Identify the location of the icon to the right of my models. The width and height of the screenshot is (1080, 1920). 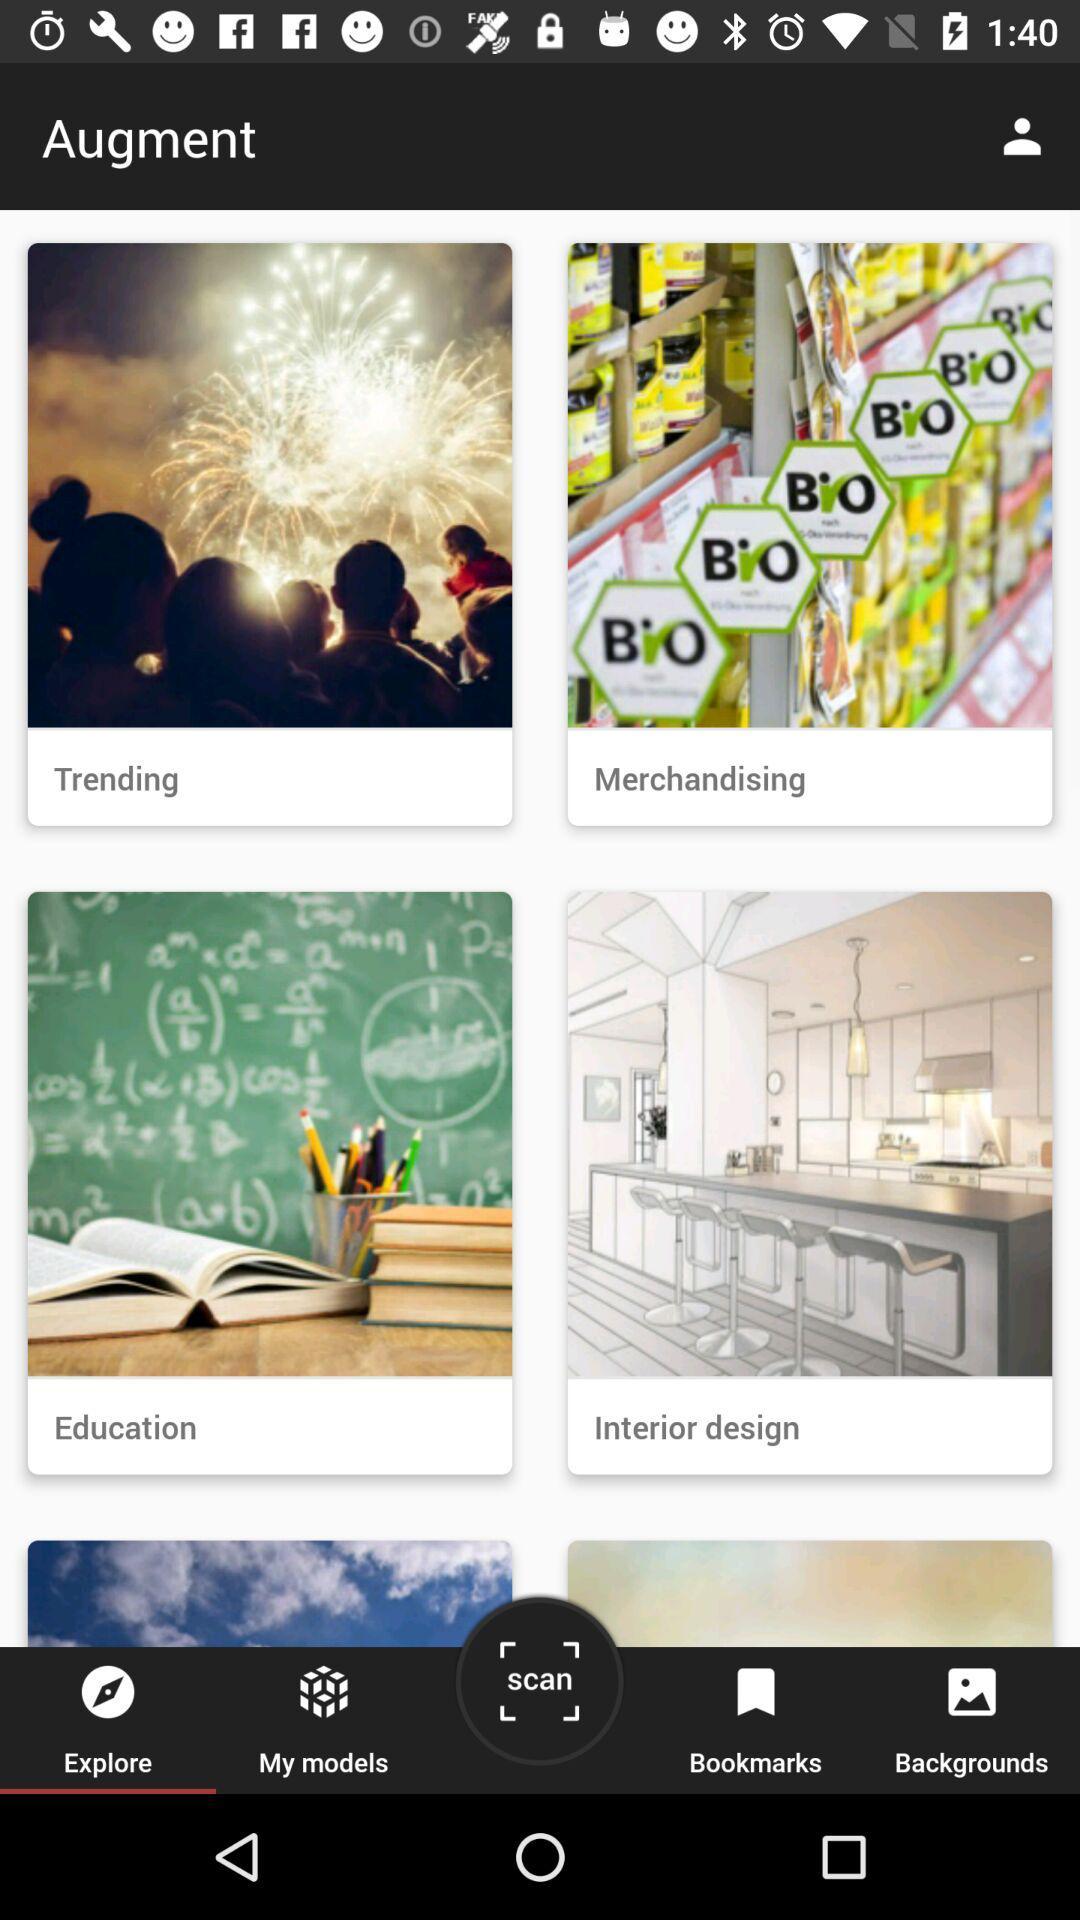
(538, 1688).